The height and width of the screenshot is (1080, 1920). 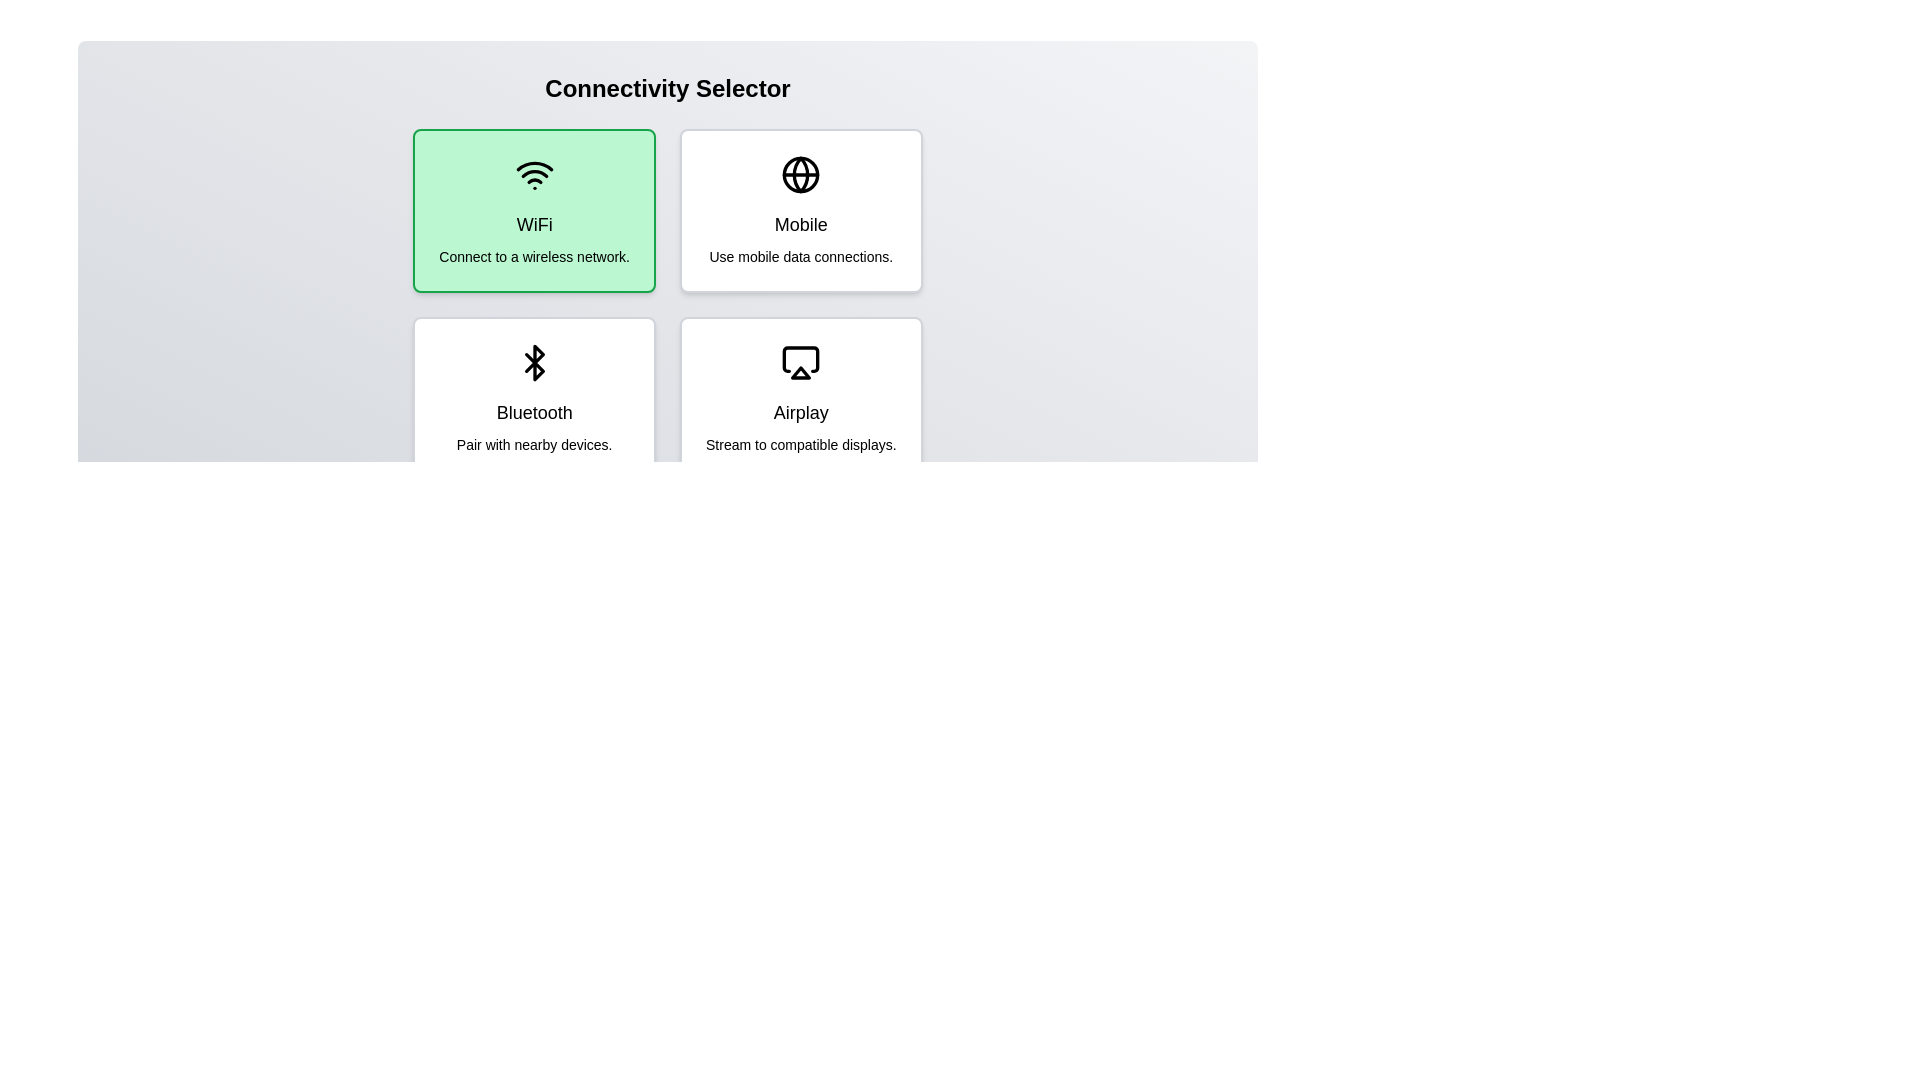 What do you see at coordinates (801, 398) in the screenshot?
I see `the connectivity option Airplay` at bounding box center [801, 398].